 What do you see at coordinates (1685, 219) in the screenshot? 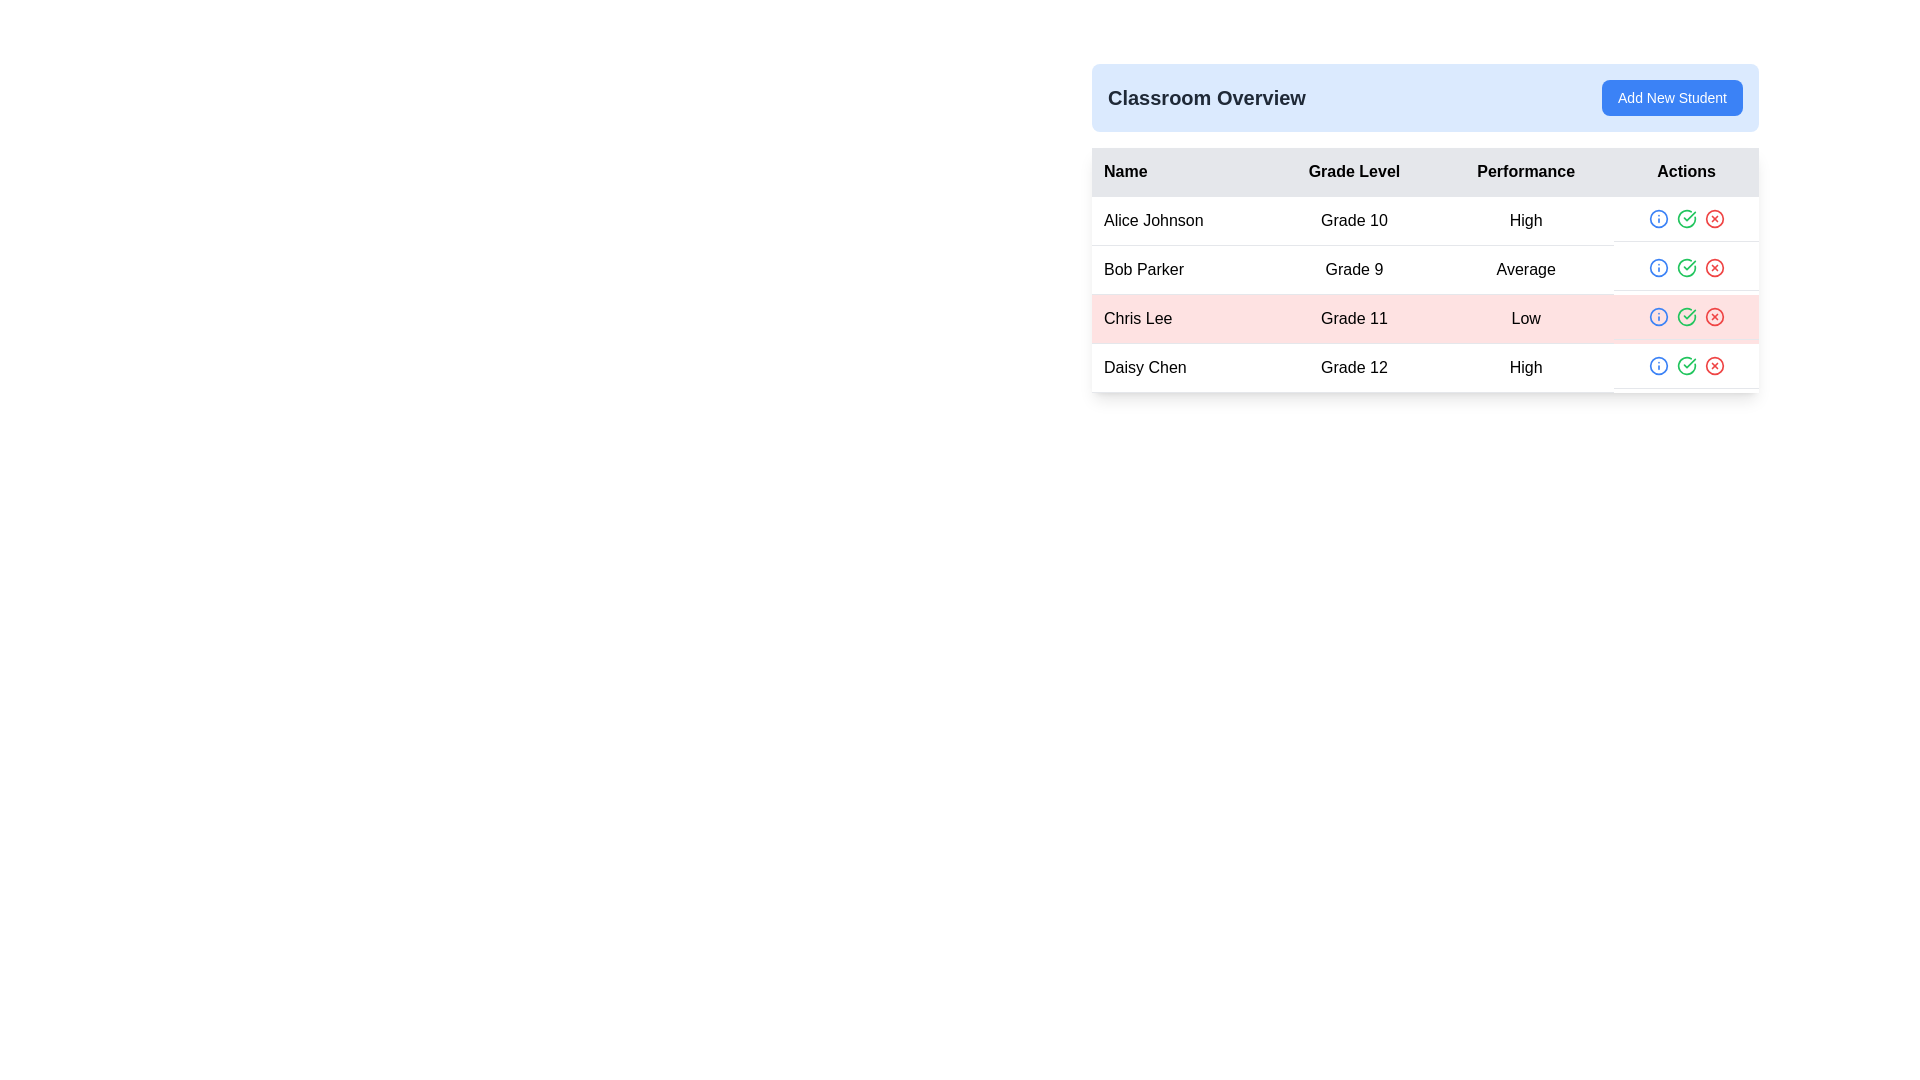
I see `the green checkmark icon` at bounding box center [1685, 219].